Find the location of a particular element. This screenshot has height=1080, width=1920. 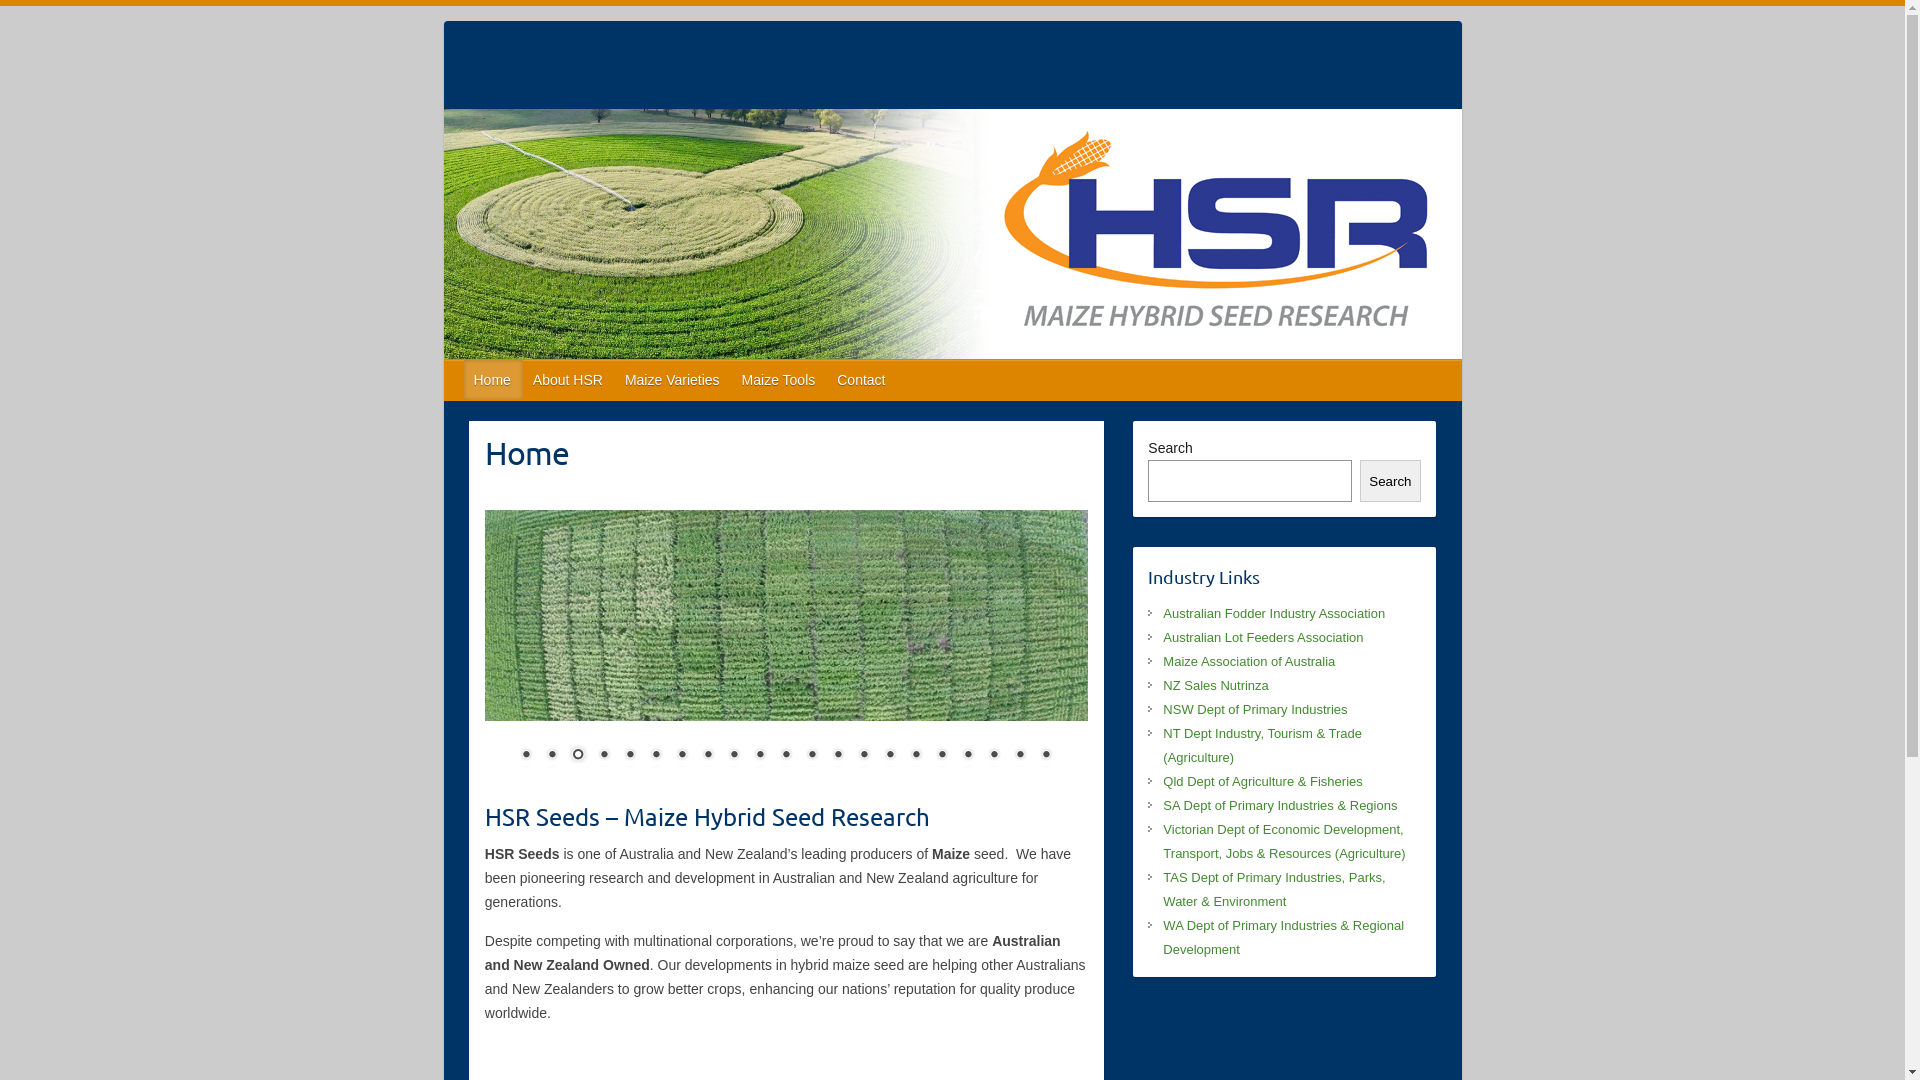

'Home' is located at coordinates (463, 380).